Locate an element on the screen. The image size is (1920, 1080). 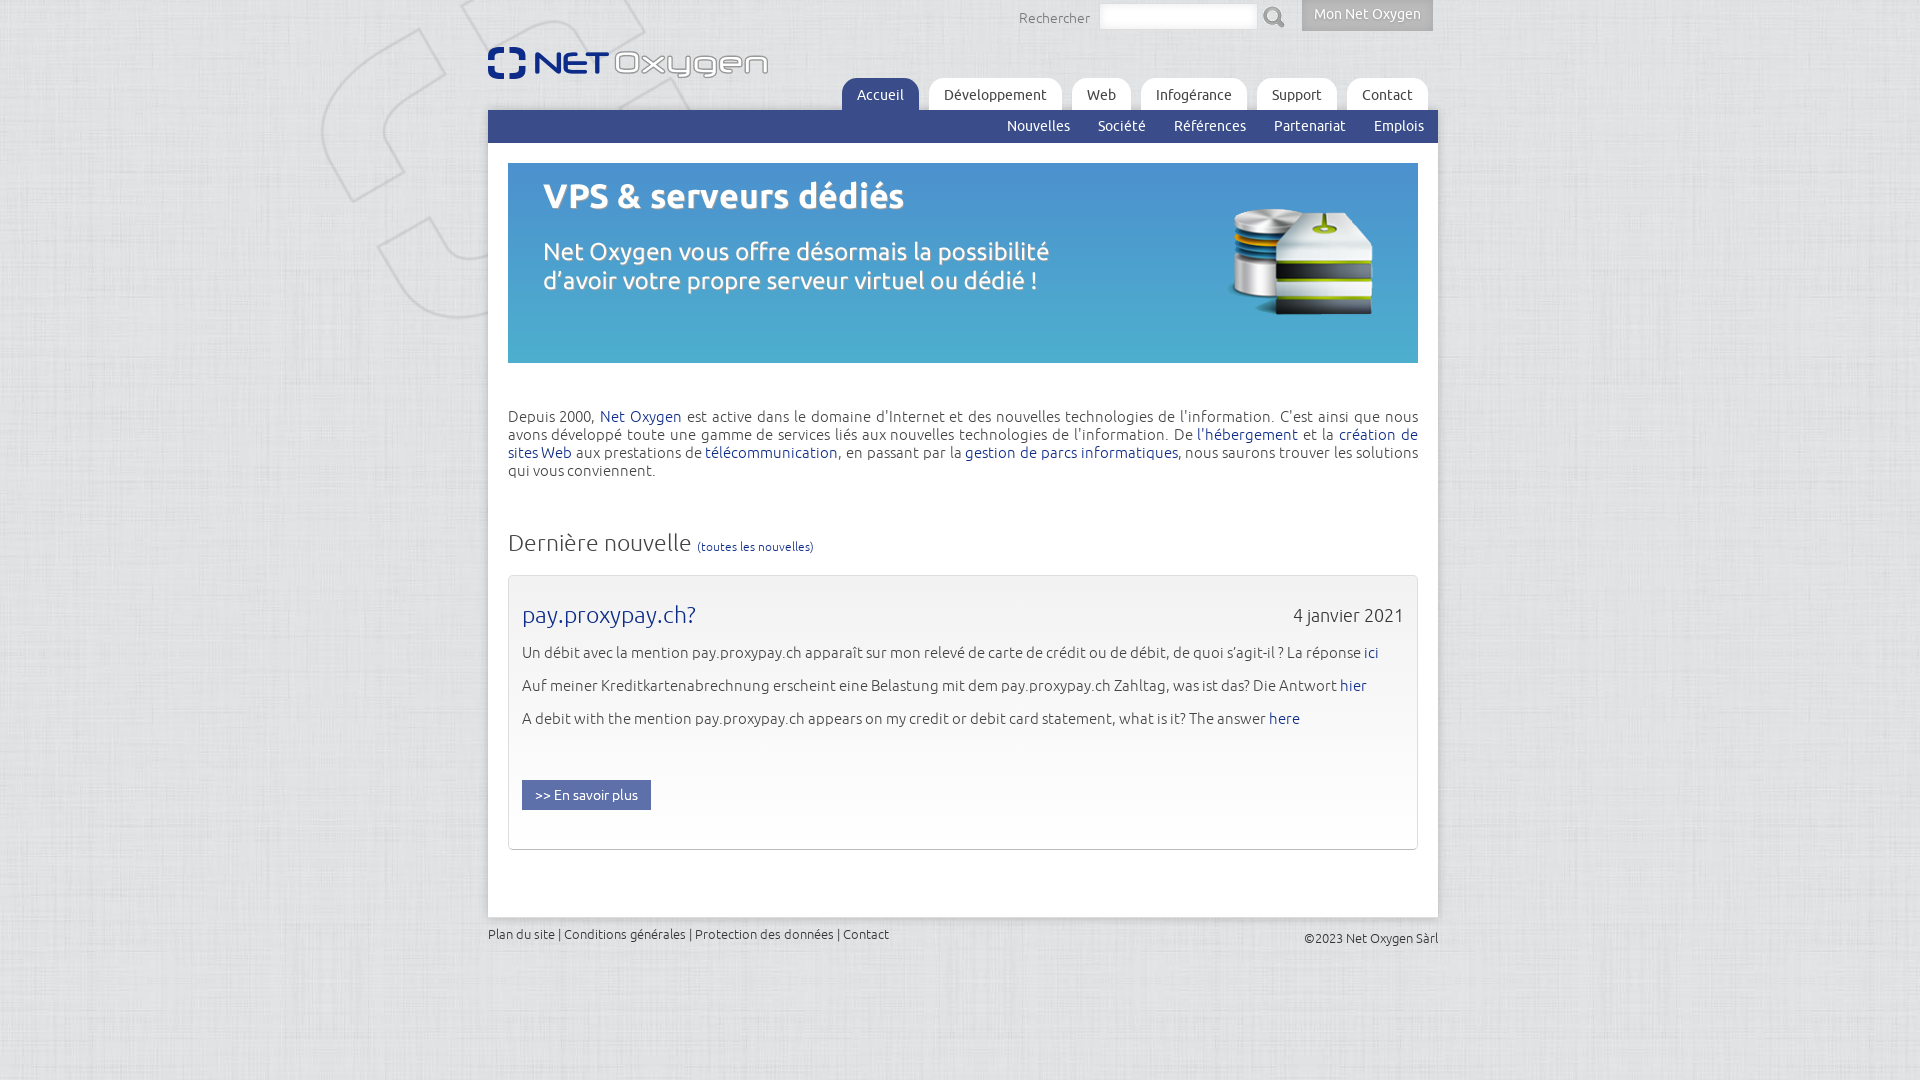
'Net Oxygen' is located at coordinates (641, 415).